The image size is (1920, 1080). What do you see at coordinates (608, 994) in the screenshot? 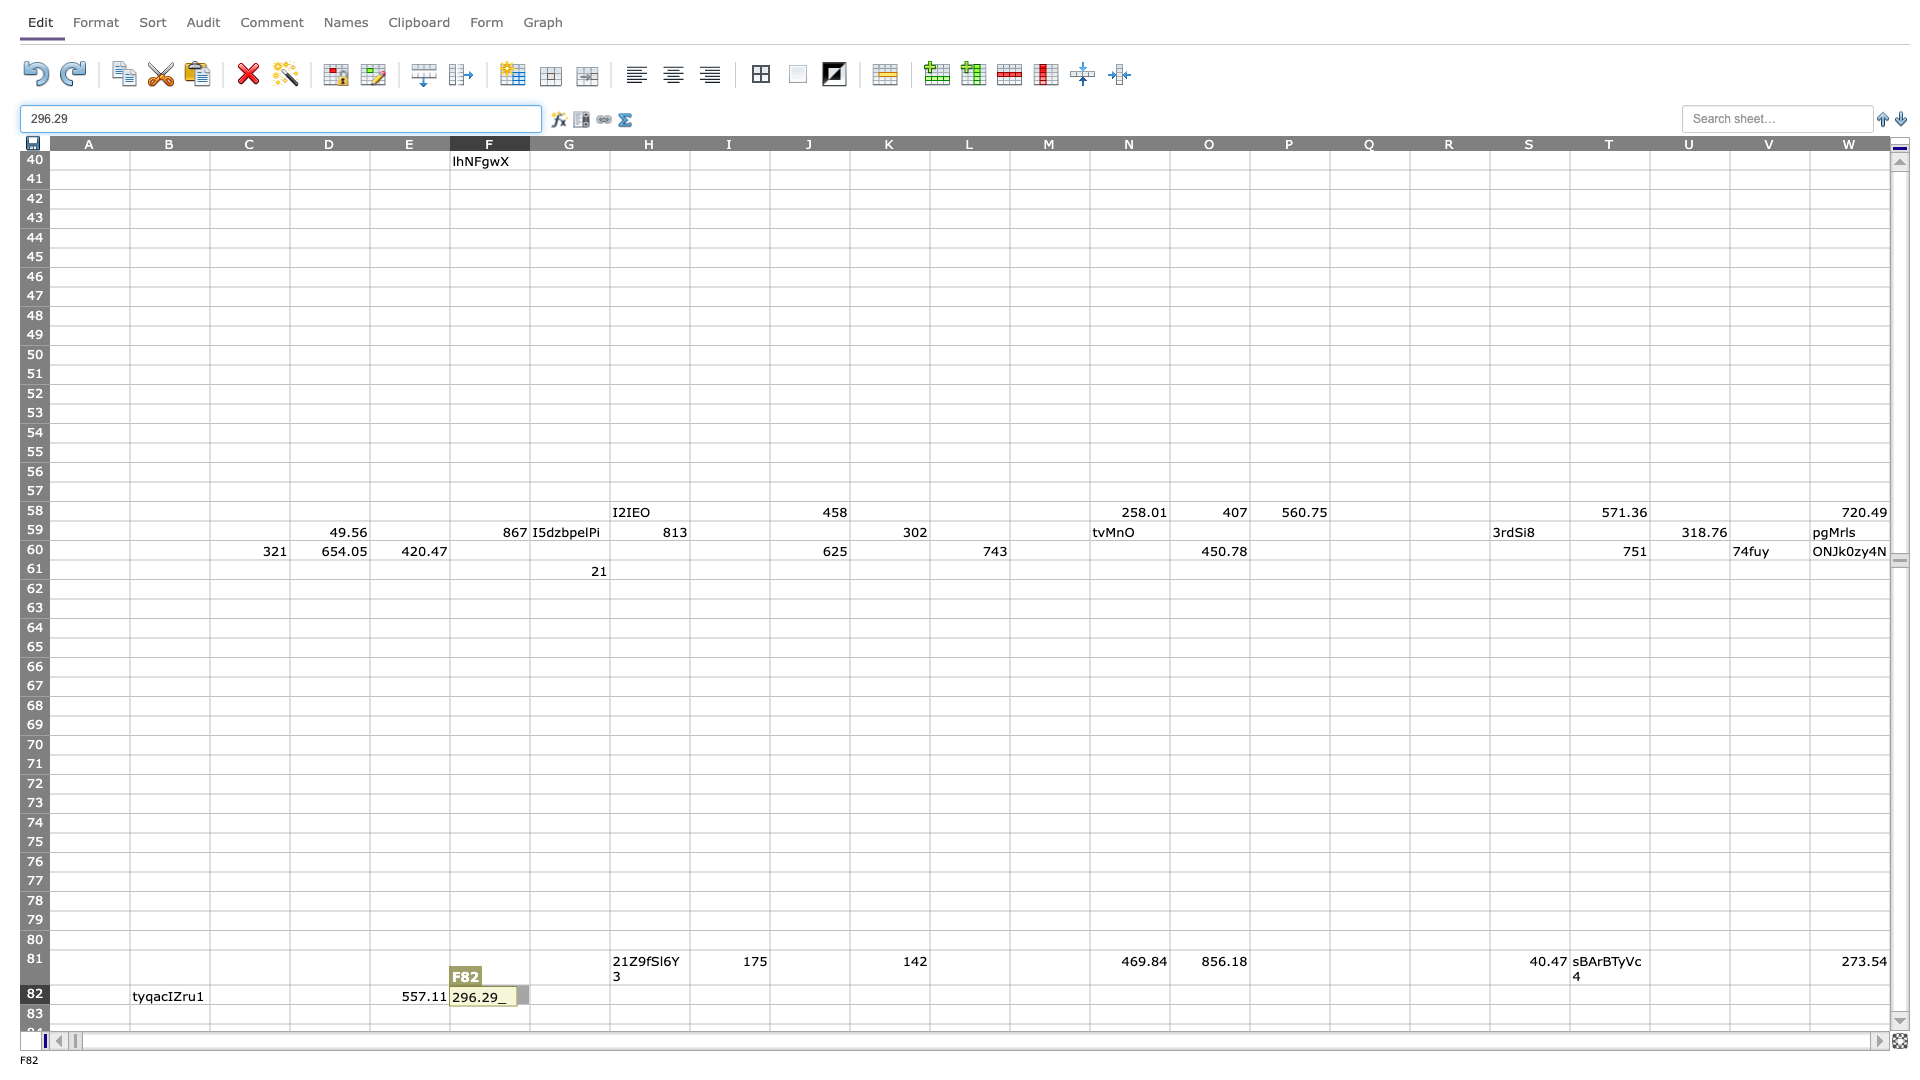
I see `right border of G82` at bounding box center [608, 994].